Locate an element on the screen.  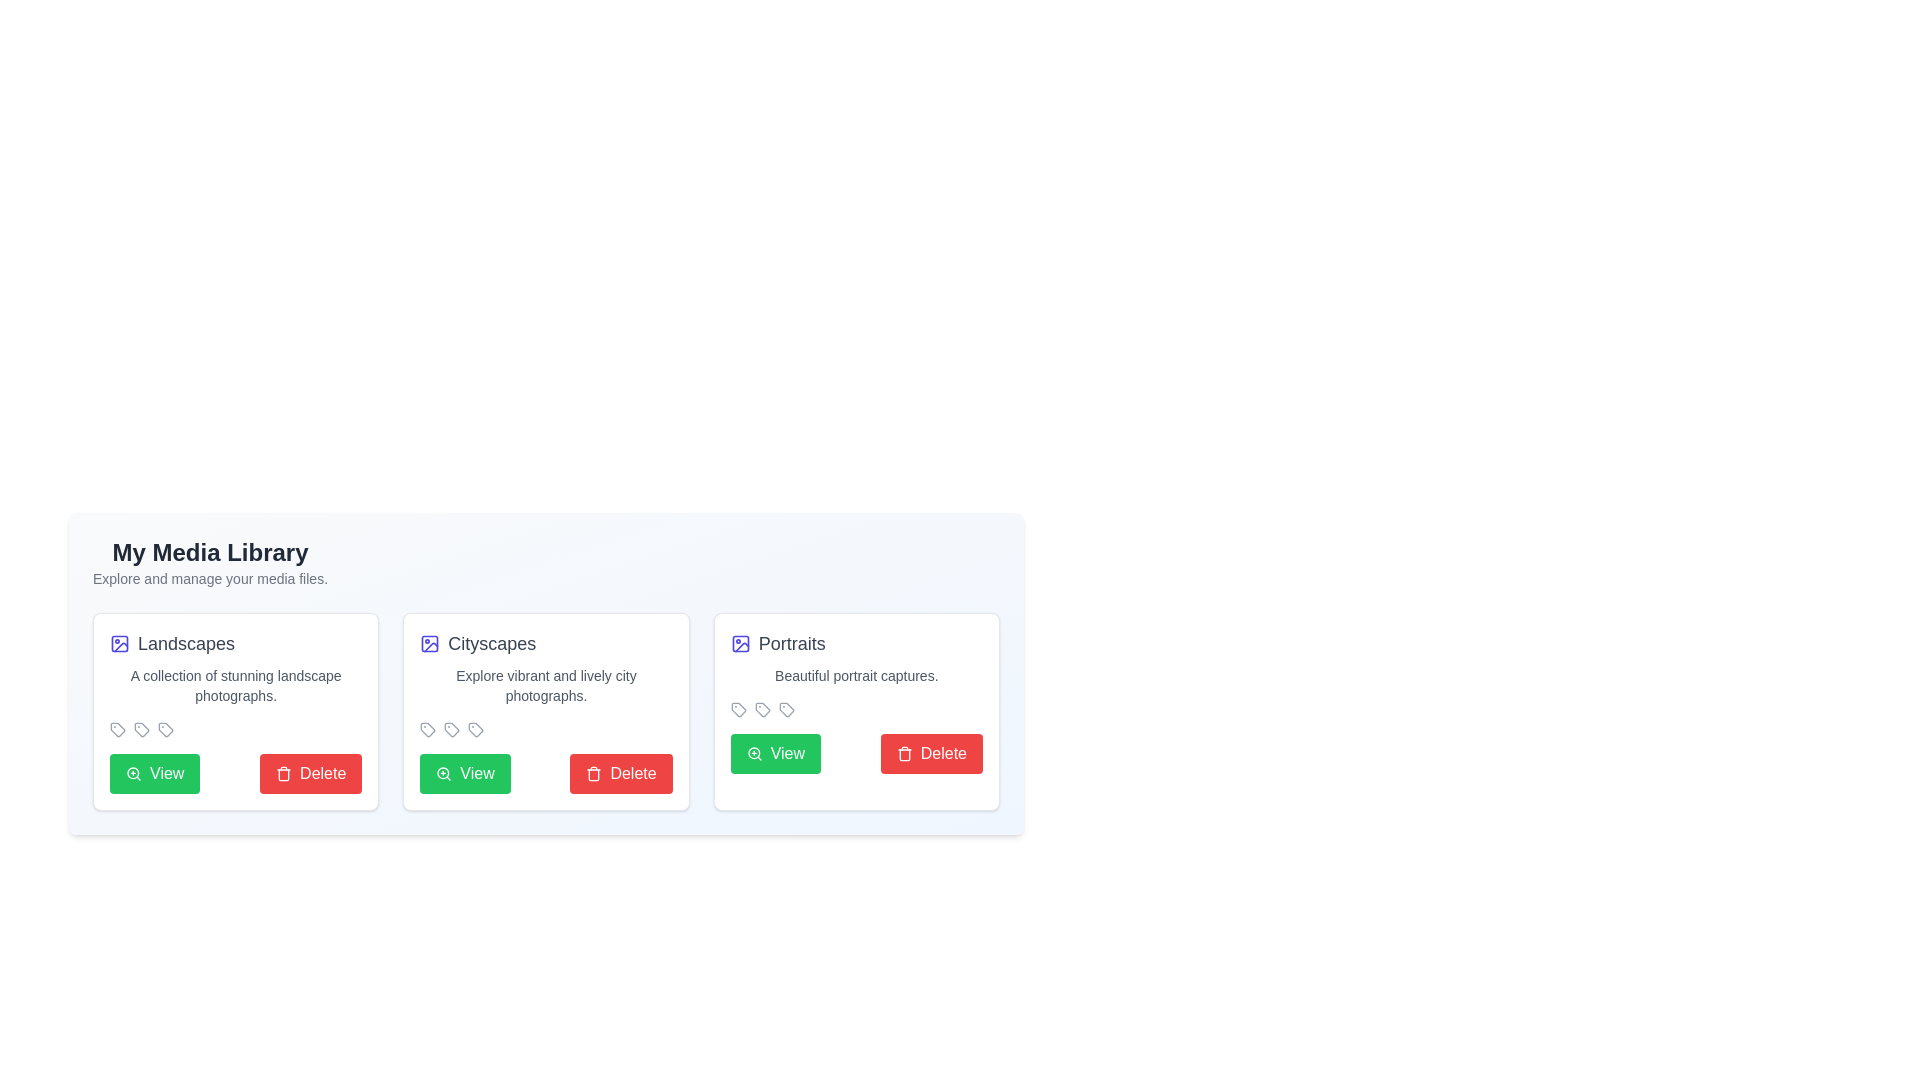
the 'View' text label which is styled in white on a green background located in the bottom-right card of a three-card layout is located at coordinates (786, 753).